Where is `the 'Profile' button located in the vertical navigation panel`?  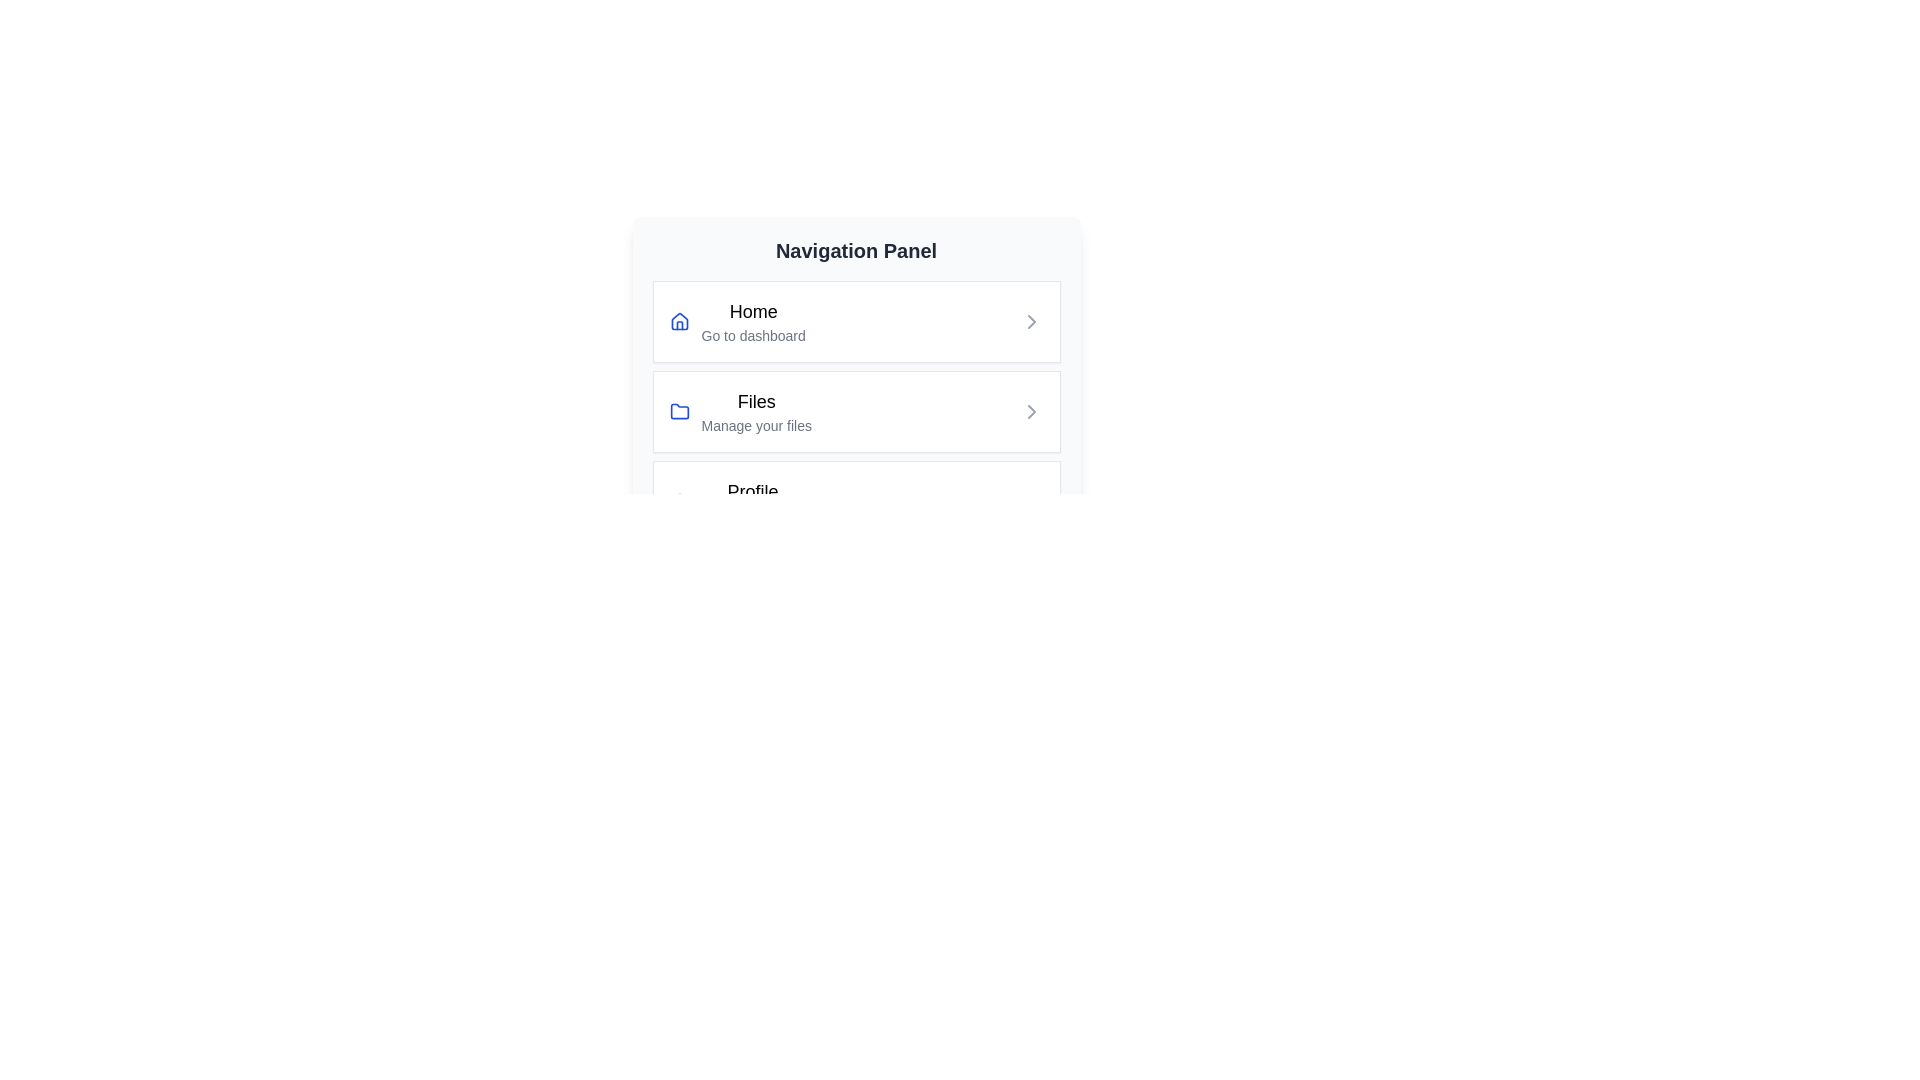
the 'Profile' button located in the vertical navigation panel is located at coordinates (856, 500).